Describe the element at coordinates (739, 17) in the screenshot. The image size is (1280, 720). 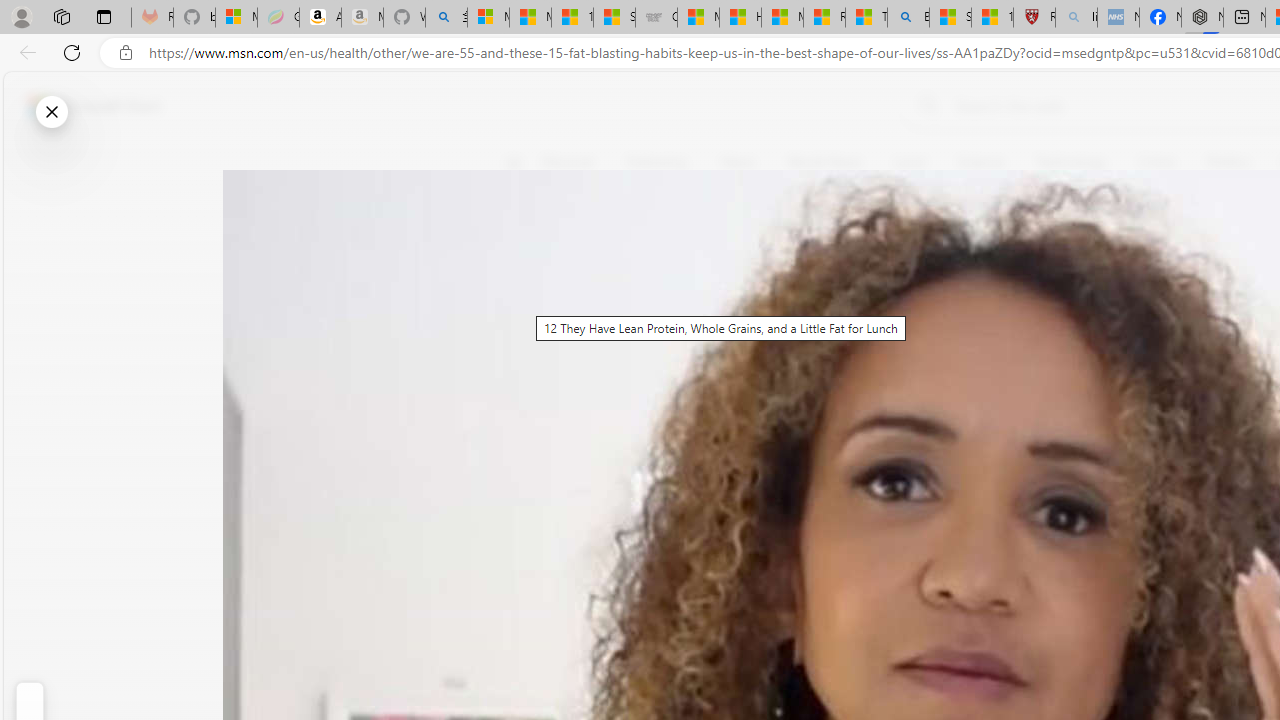
I see `'How I Got Rid of Microsoft Edge'` at that location.